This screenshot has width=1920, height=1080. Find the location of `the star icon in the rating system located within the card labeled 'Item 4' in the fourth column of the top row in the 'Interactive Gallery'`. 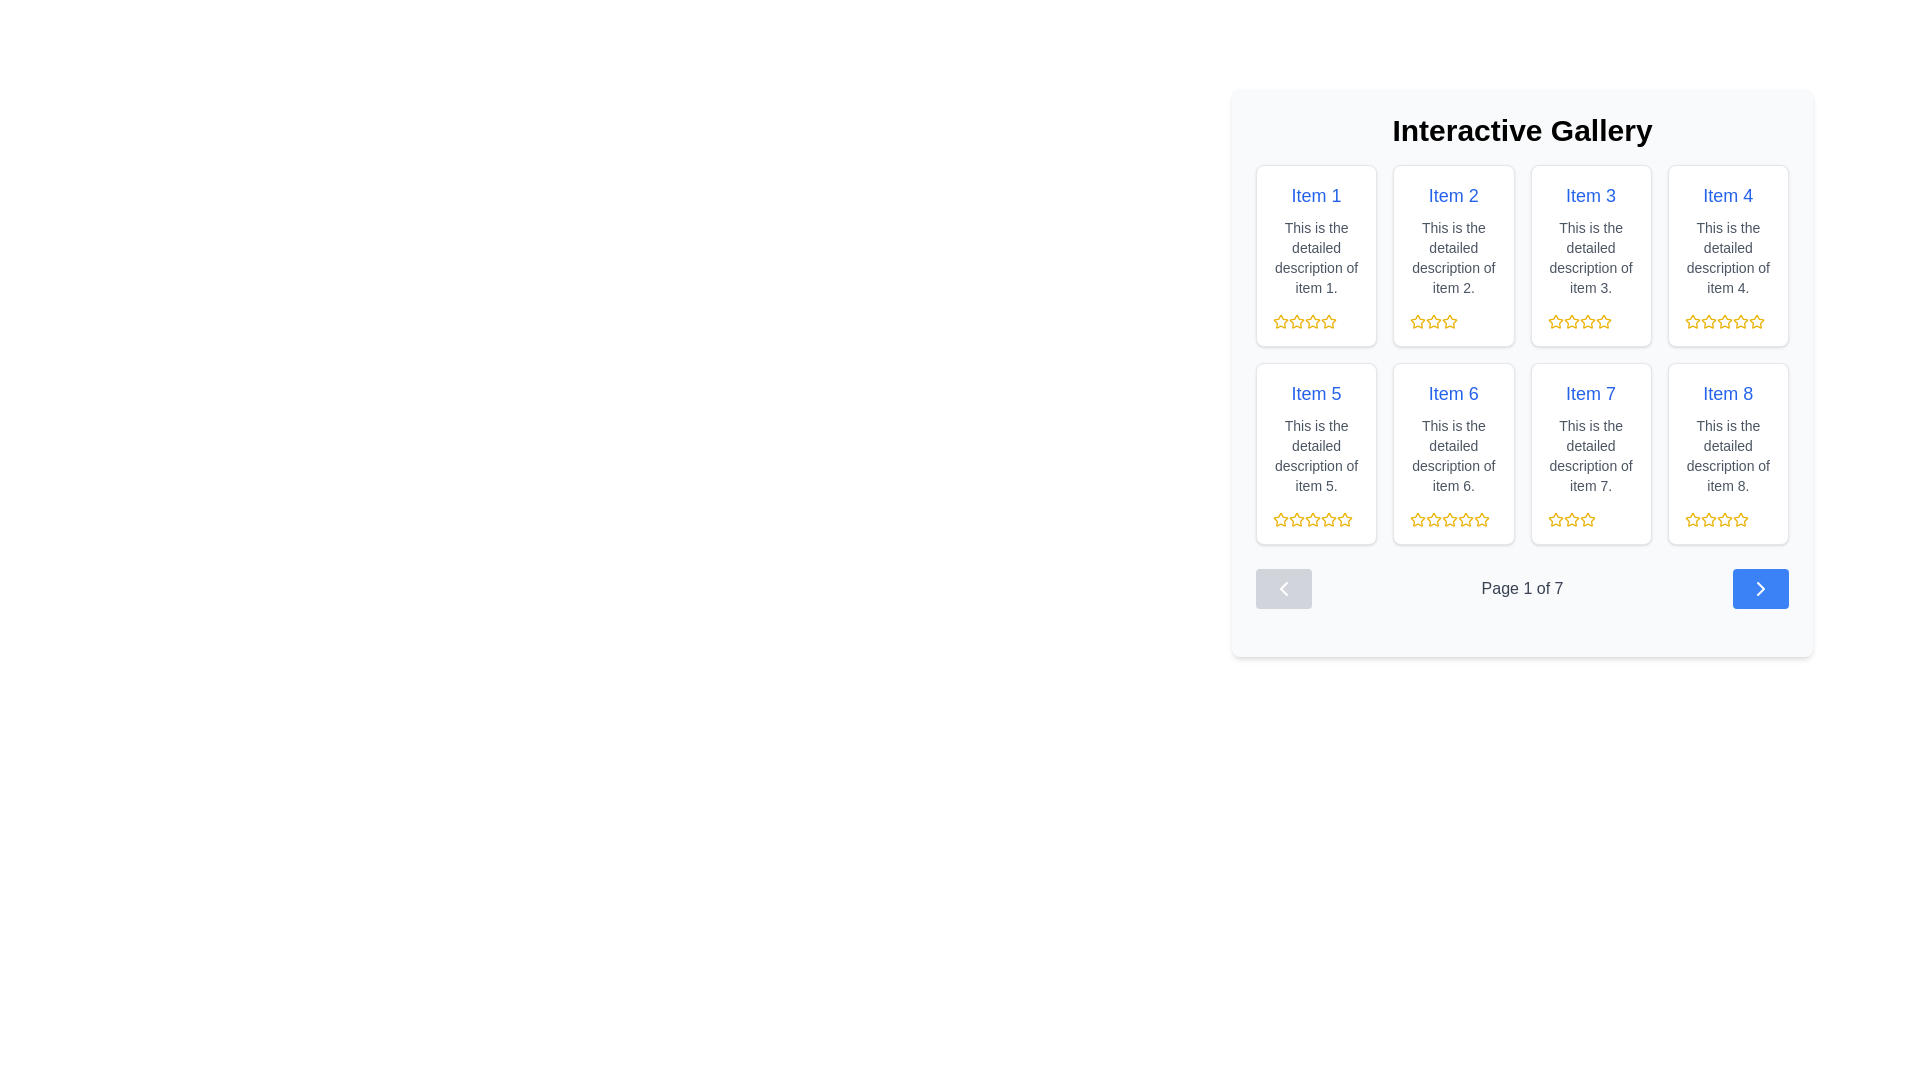

the star icon in the rating system located within the card labeled 'Item 4' in the fourth column of the top row in the 'Interactive Gallery' is located at coordinates (1727, 320).